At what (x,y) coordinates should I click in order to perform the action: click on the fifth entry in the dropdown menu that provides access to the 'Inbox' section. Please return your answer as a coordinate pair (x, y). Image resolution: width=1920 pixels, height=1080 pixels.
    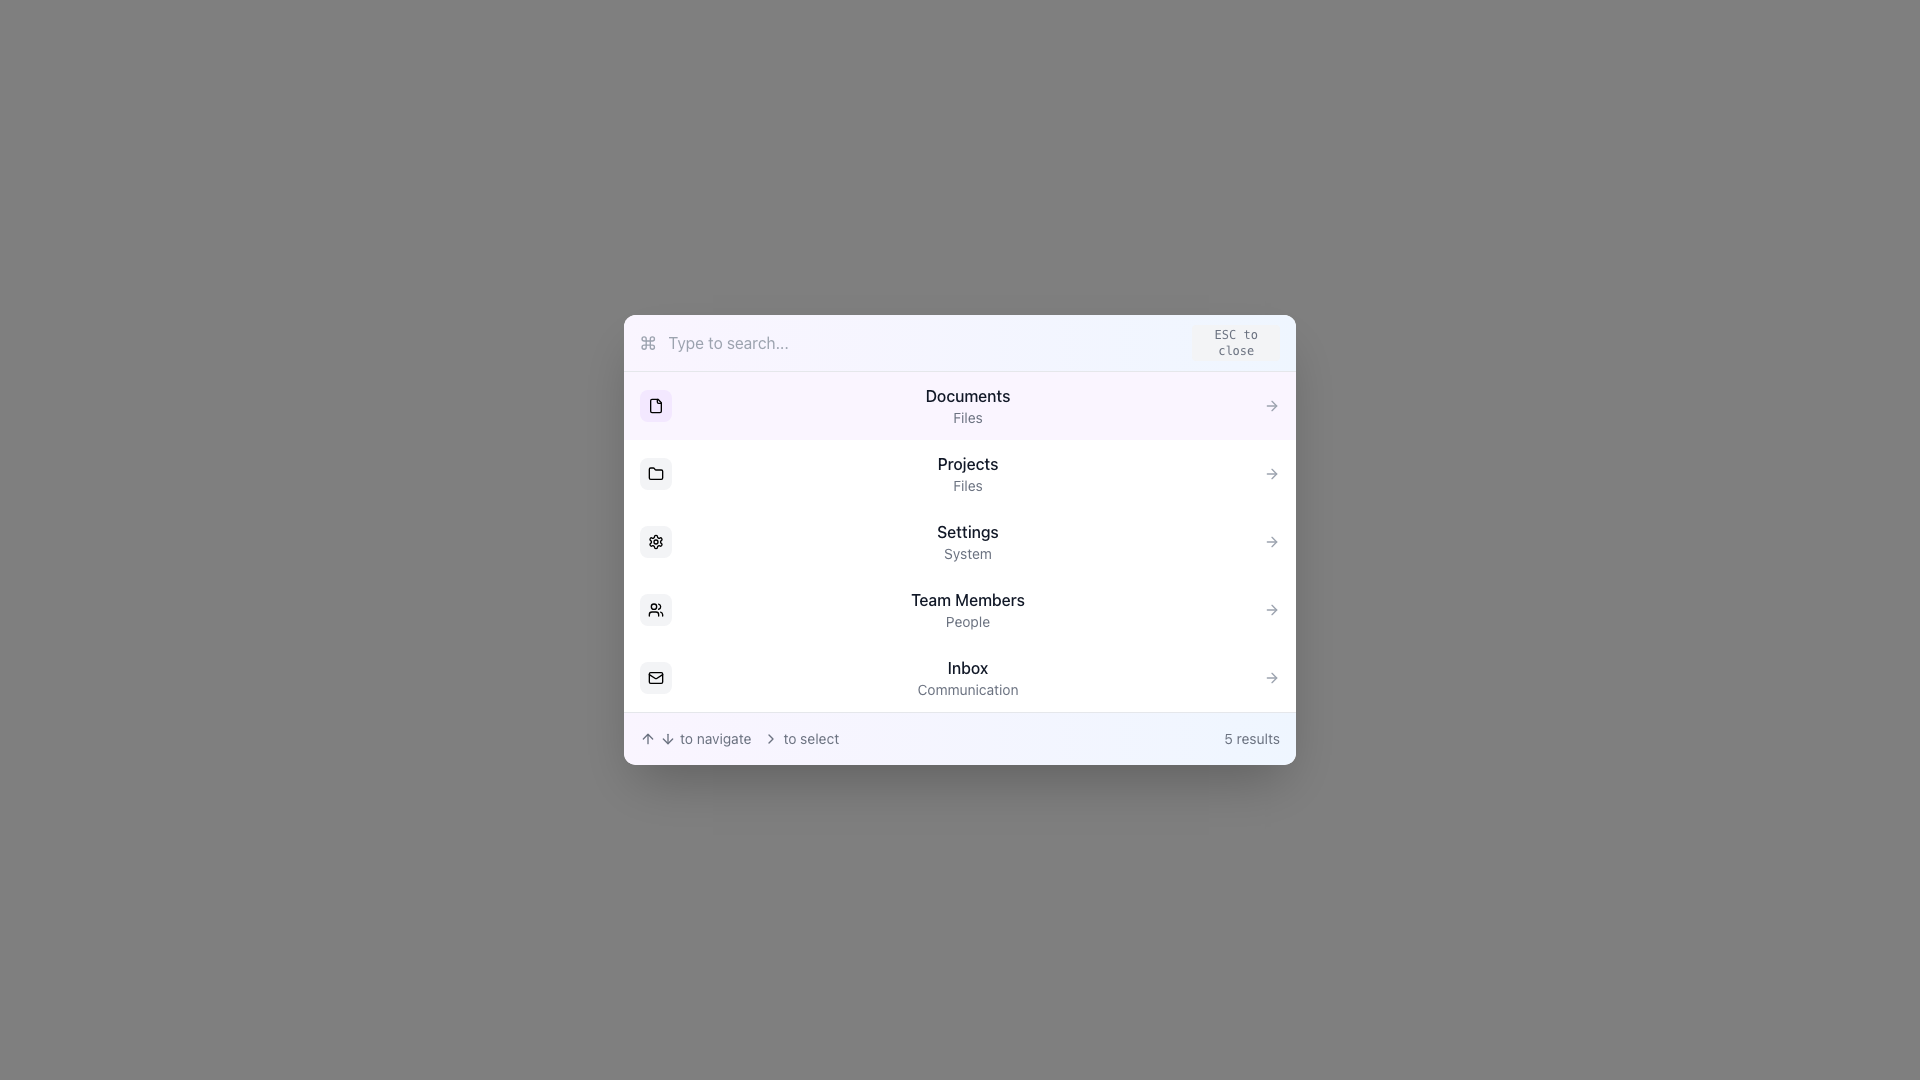
    Looking at the image, I should click on (960, 677).